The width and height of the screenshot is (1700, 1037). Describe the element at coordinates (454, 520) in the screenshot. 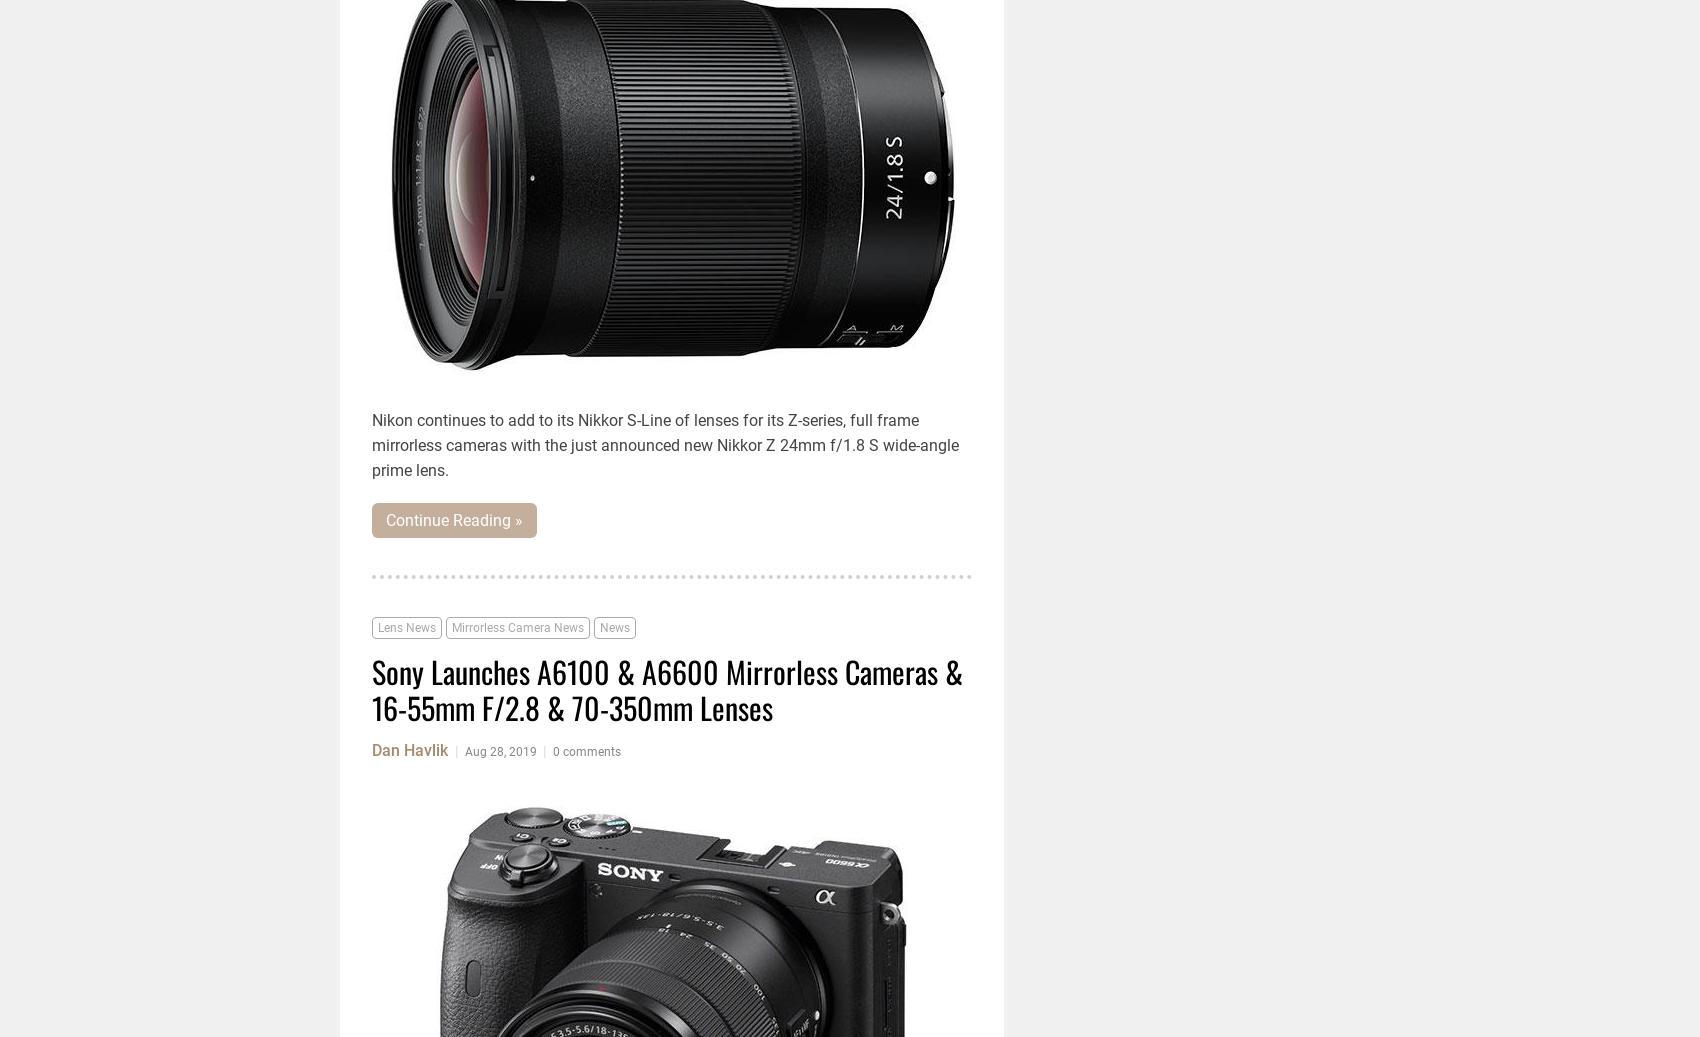

I see `'Continue Reading »'` at that location.